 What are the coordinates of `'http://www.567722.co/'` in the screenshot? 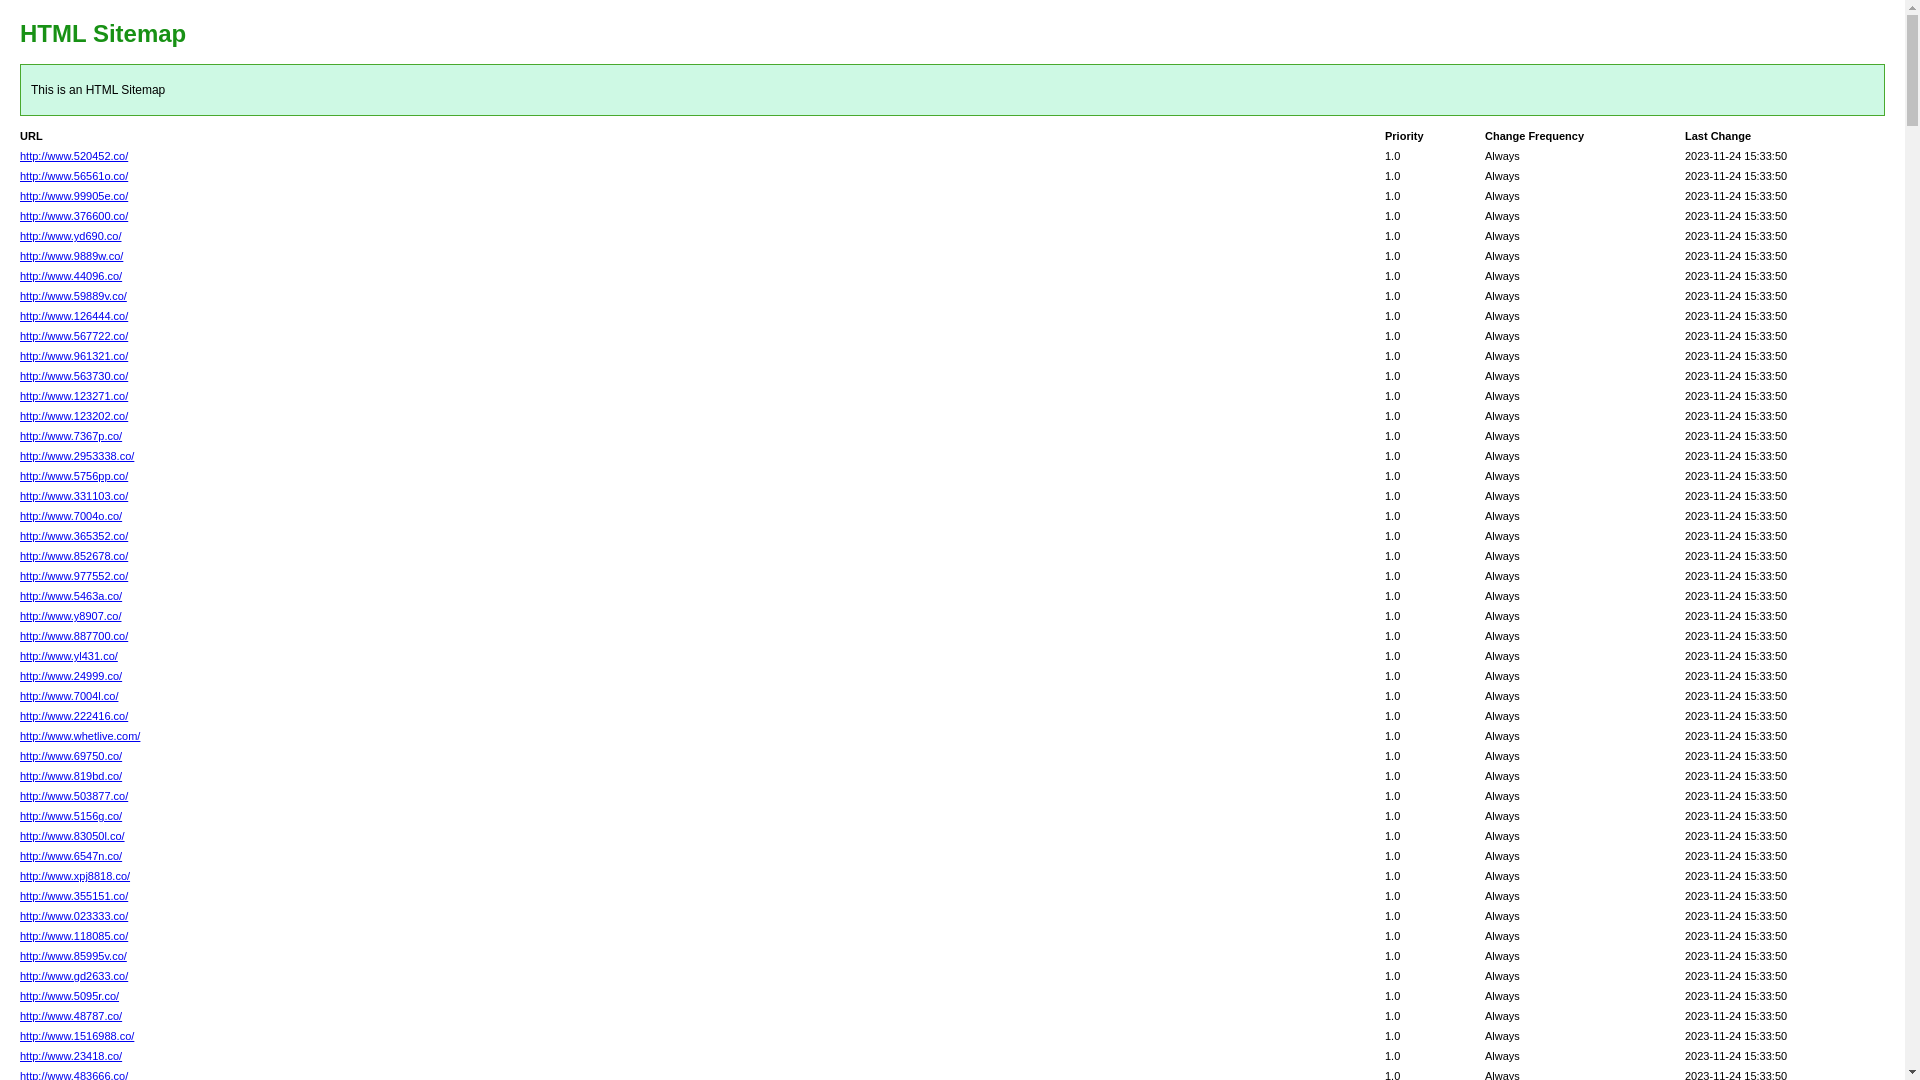 It's located at (73, 334).